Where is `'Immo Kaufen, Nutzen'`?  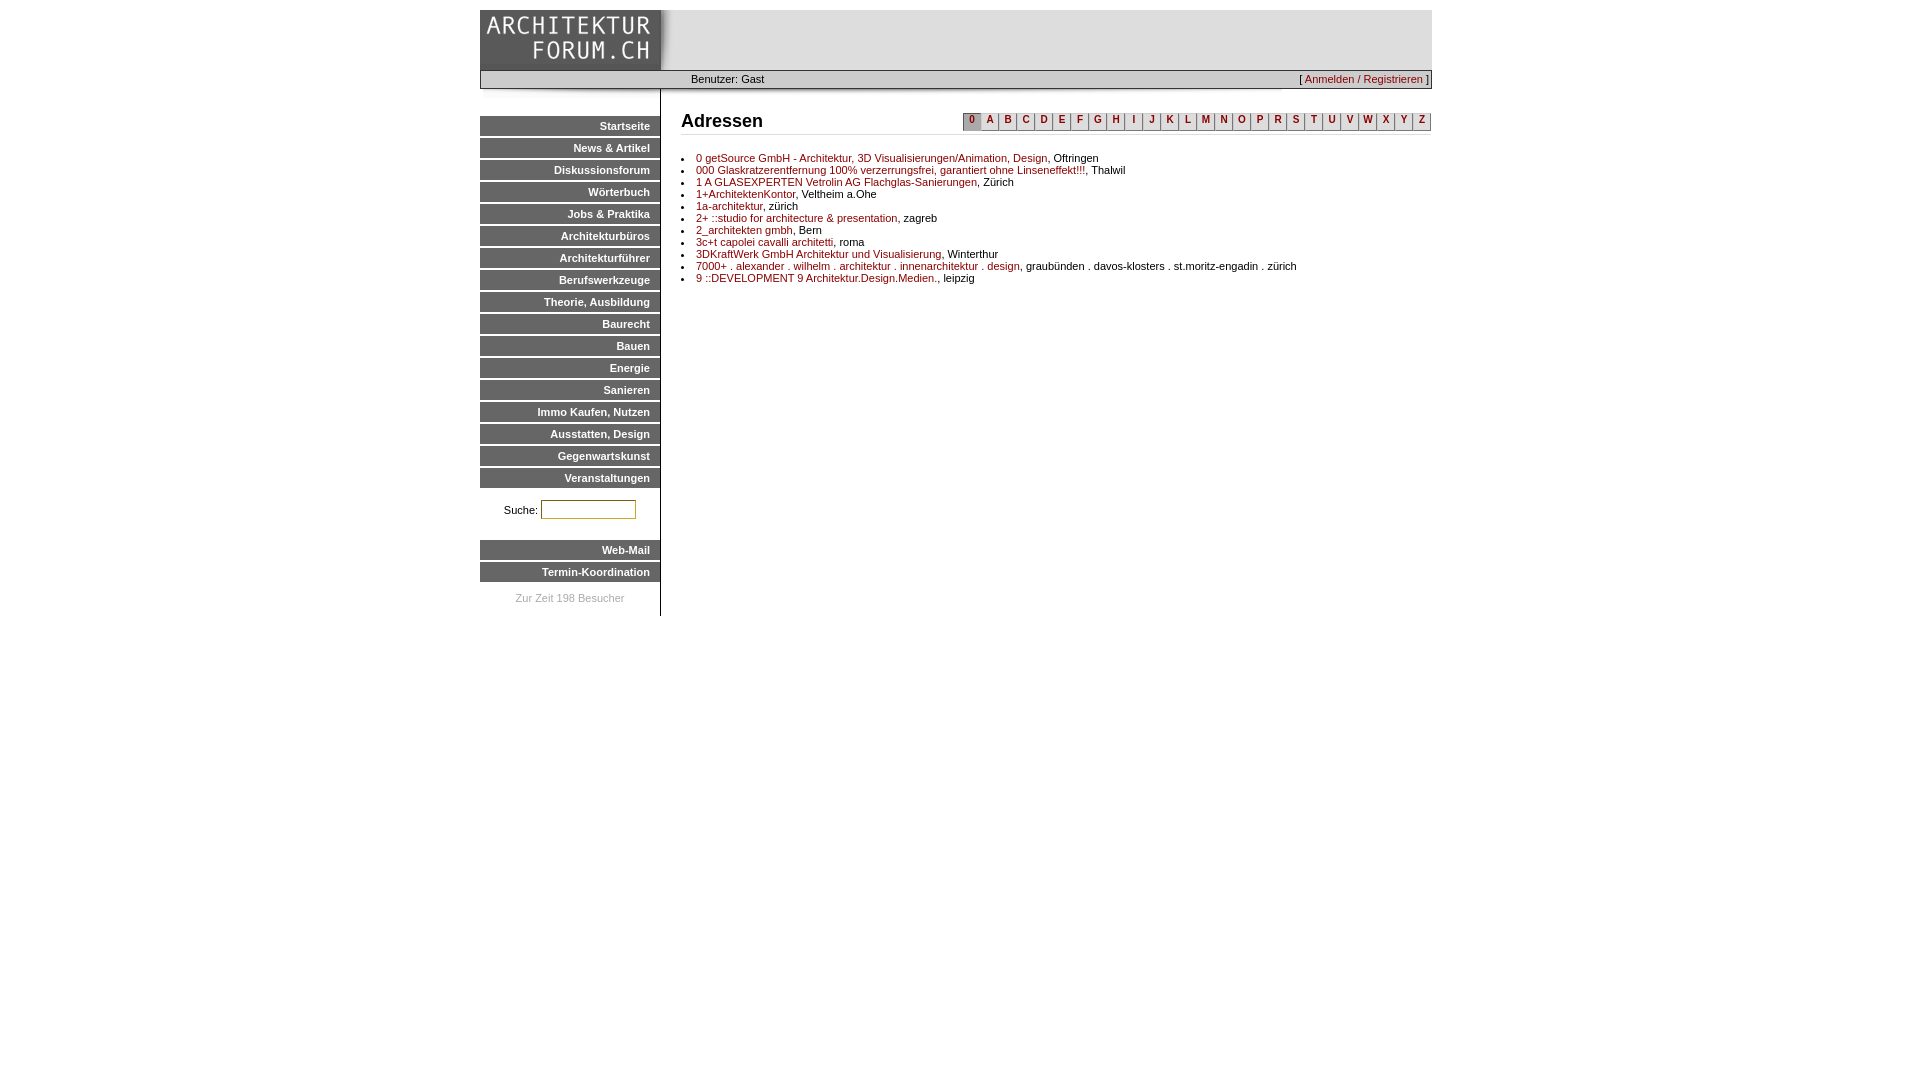 'Immo Kaufen, Nutzen' is located at coordinates (569, 411).